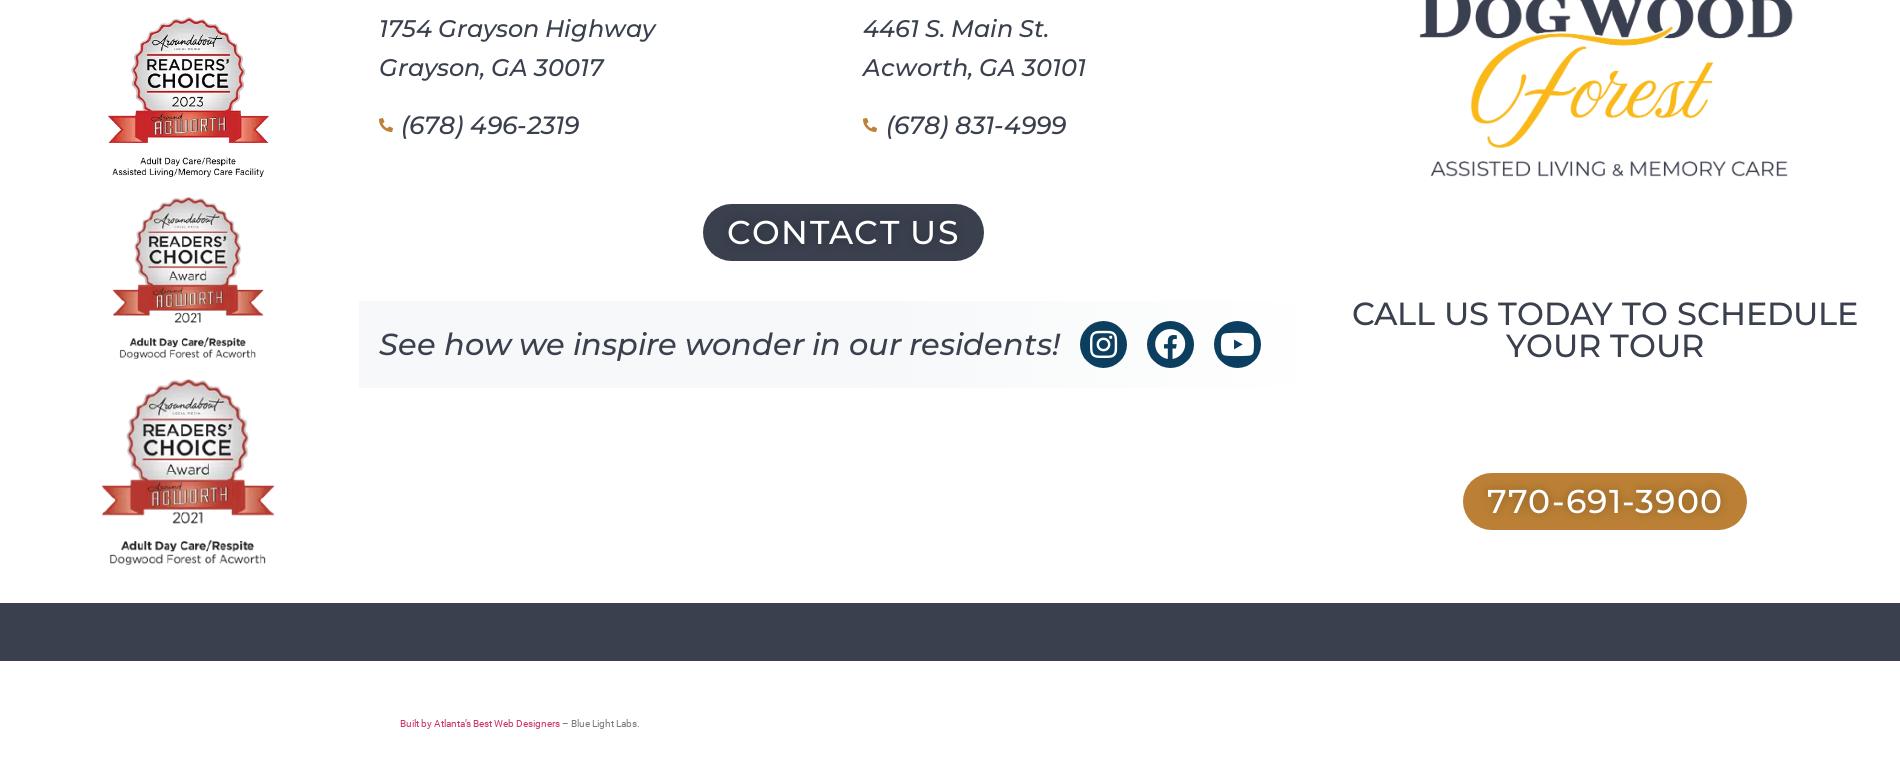 This screenshot has height=760, width=1900. What do you see at coordinates (974, 65) in the screenshot?
I see `'Acworth, GA 30101'` at bounding box center [974, 65].